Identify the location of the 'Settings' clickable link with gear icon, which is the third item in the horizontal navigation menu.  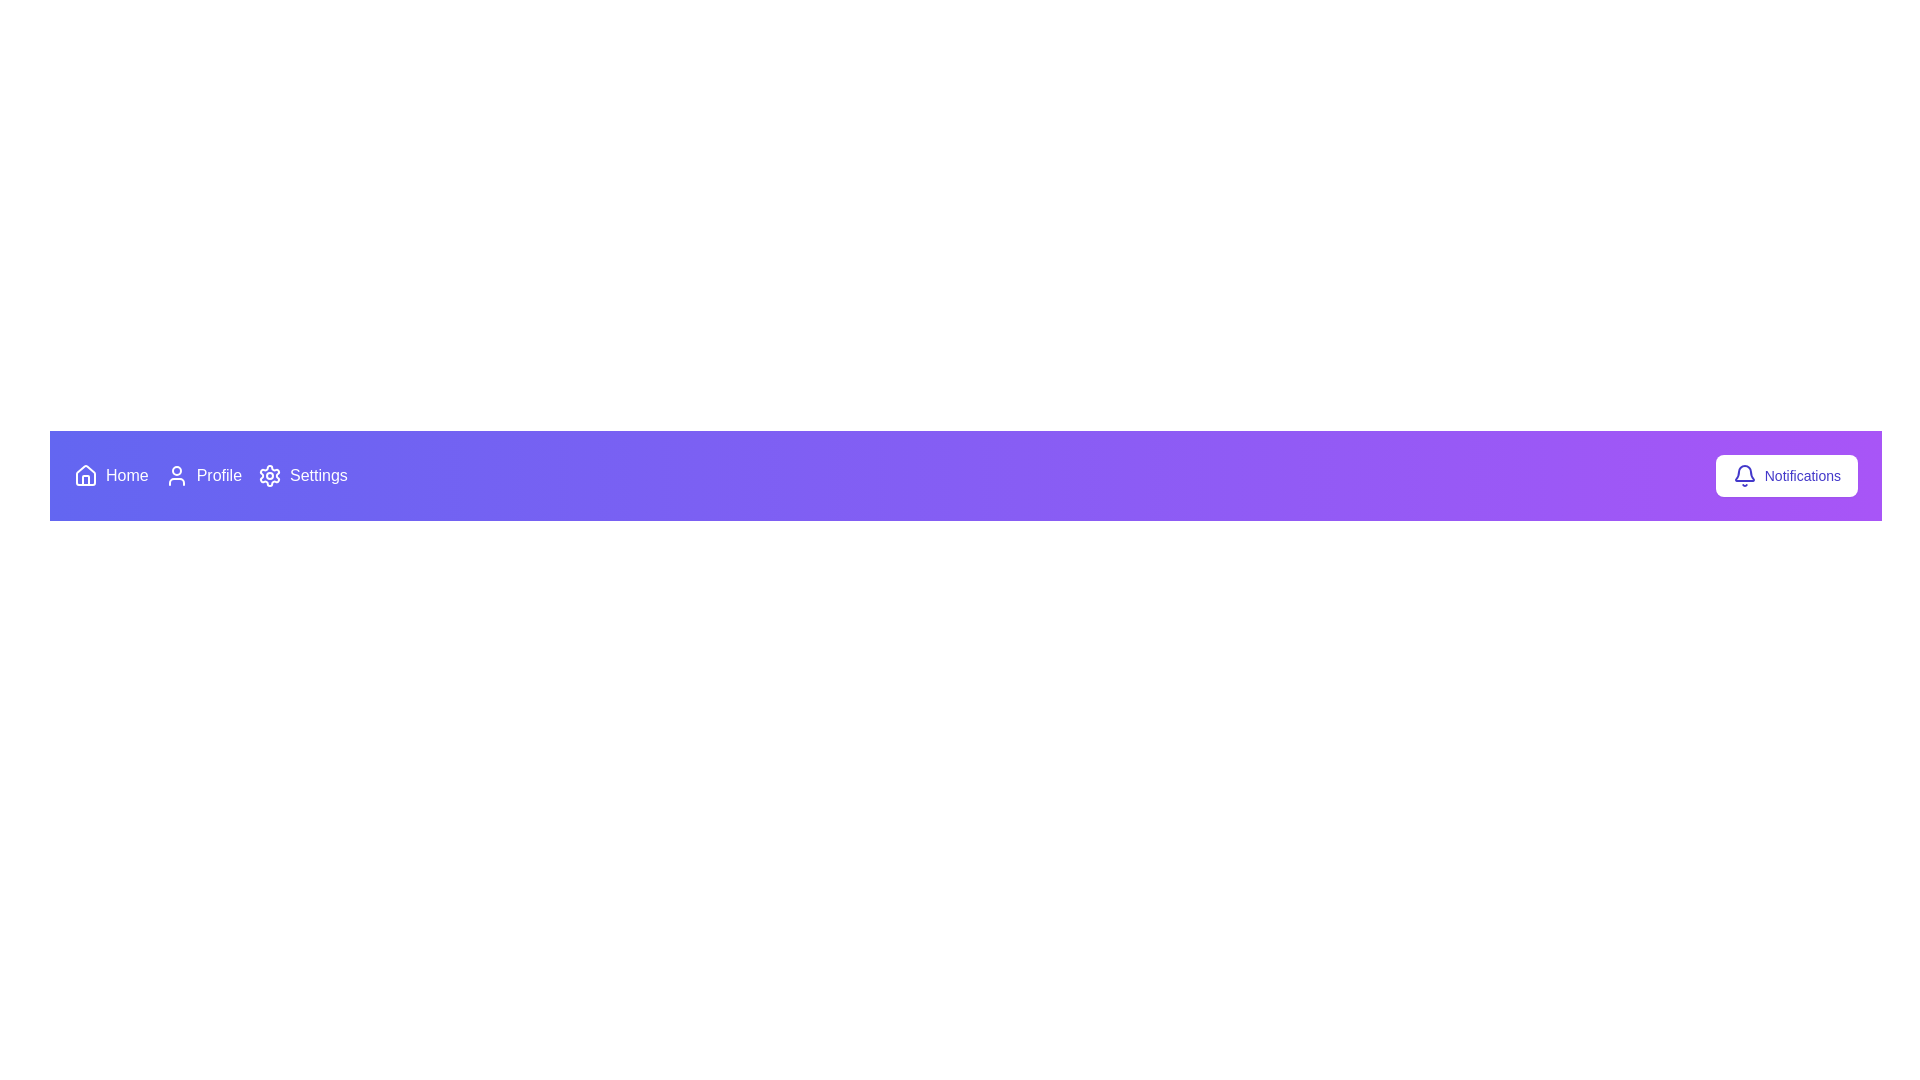
(301, 475).